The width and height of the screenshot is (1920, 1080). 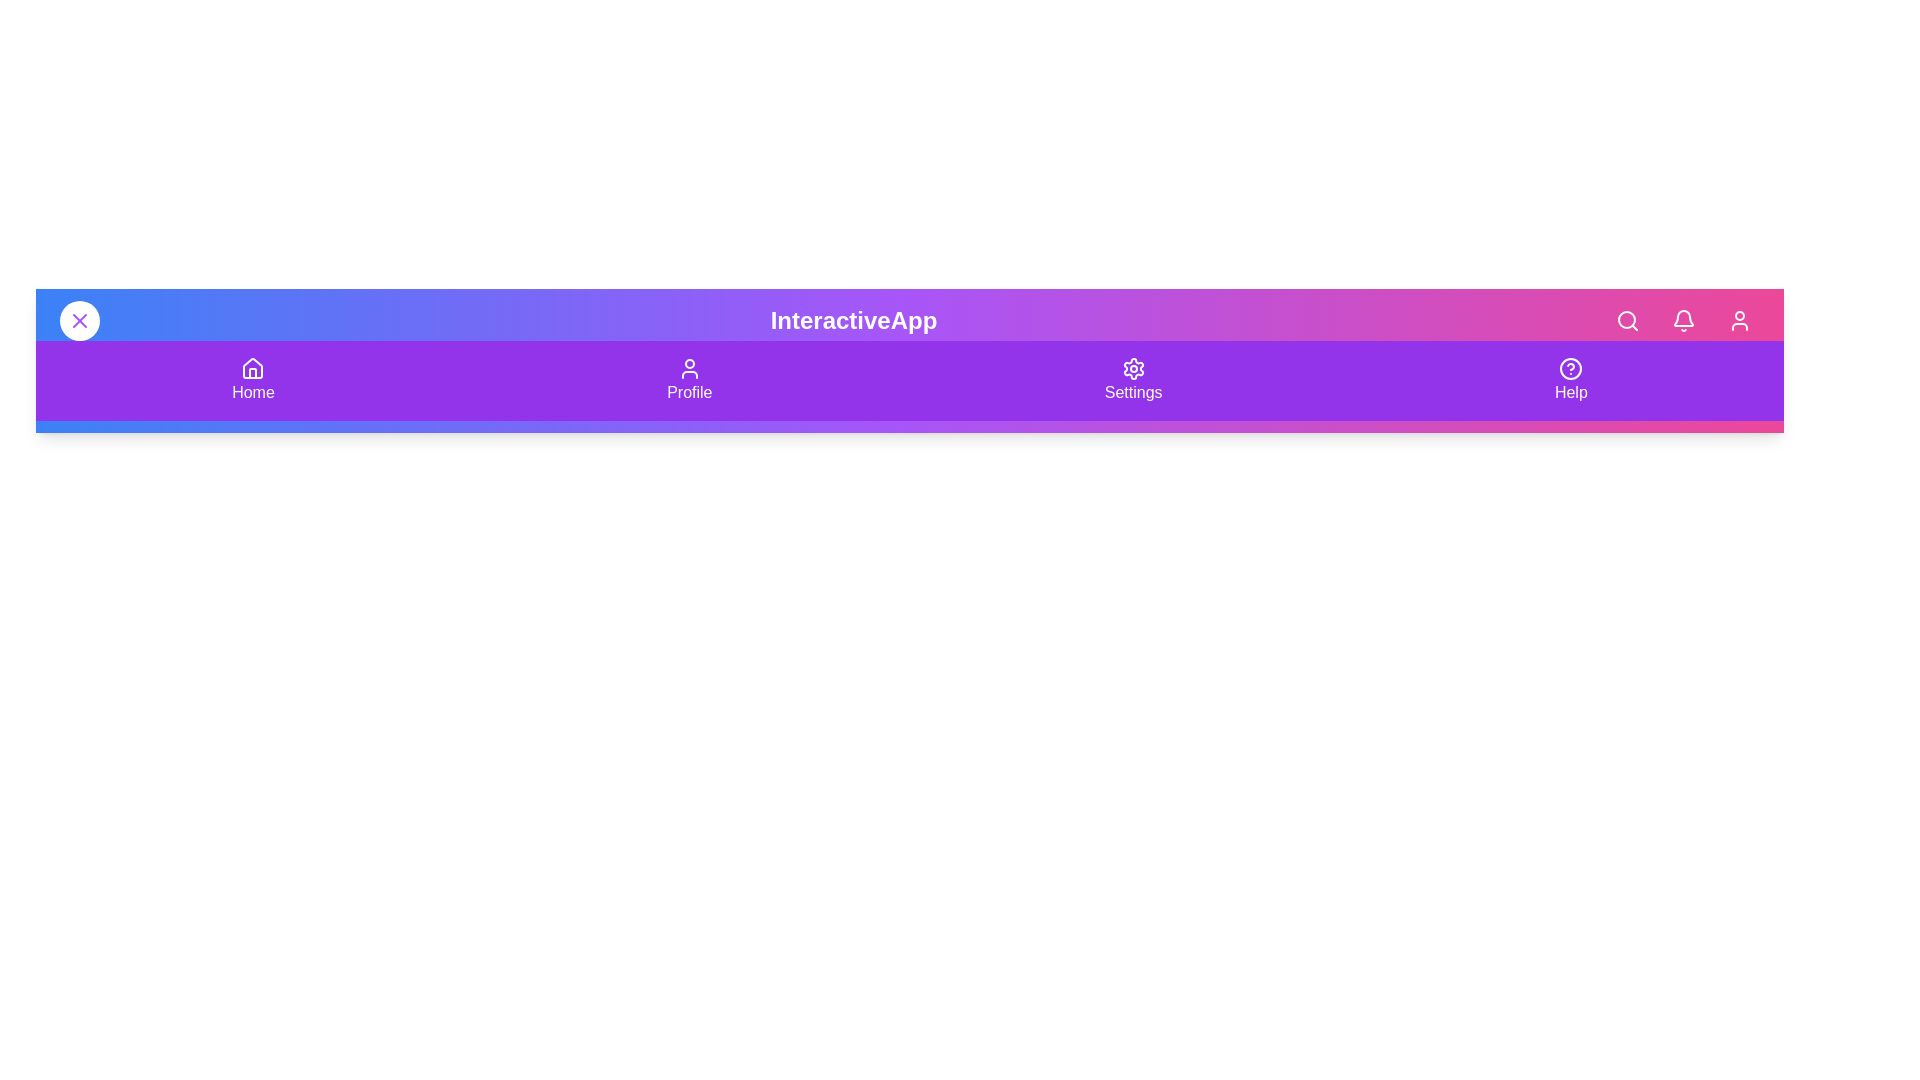 What do you see at coordinates (1132, 381) in the screenshot?
I see `the navigation menu item Settings` at bounding box center [1132, 381].